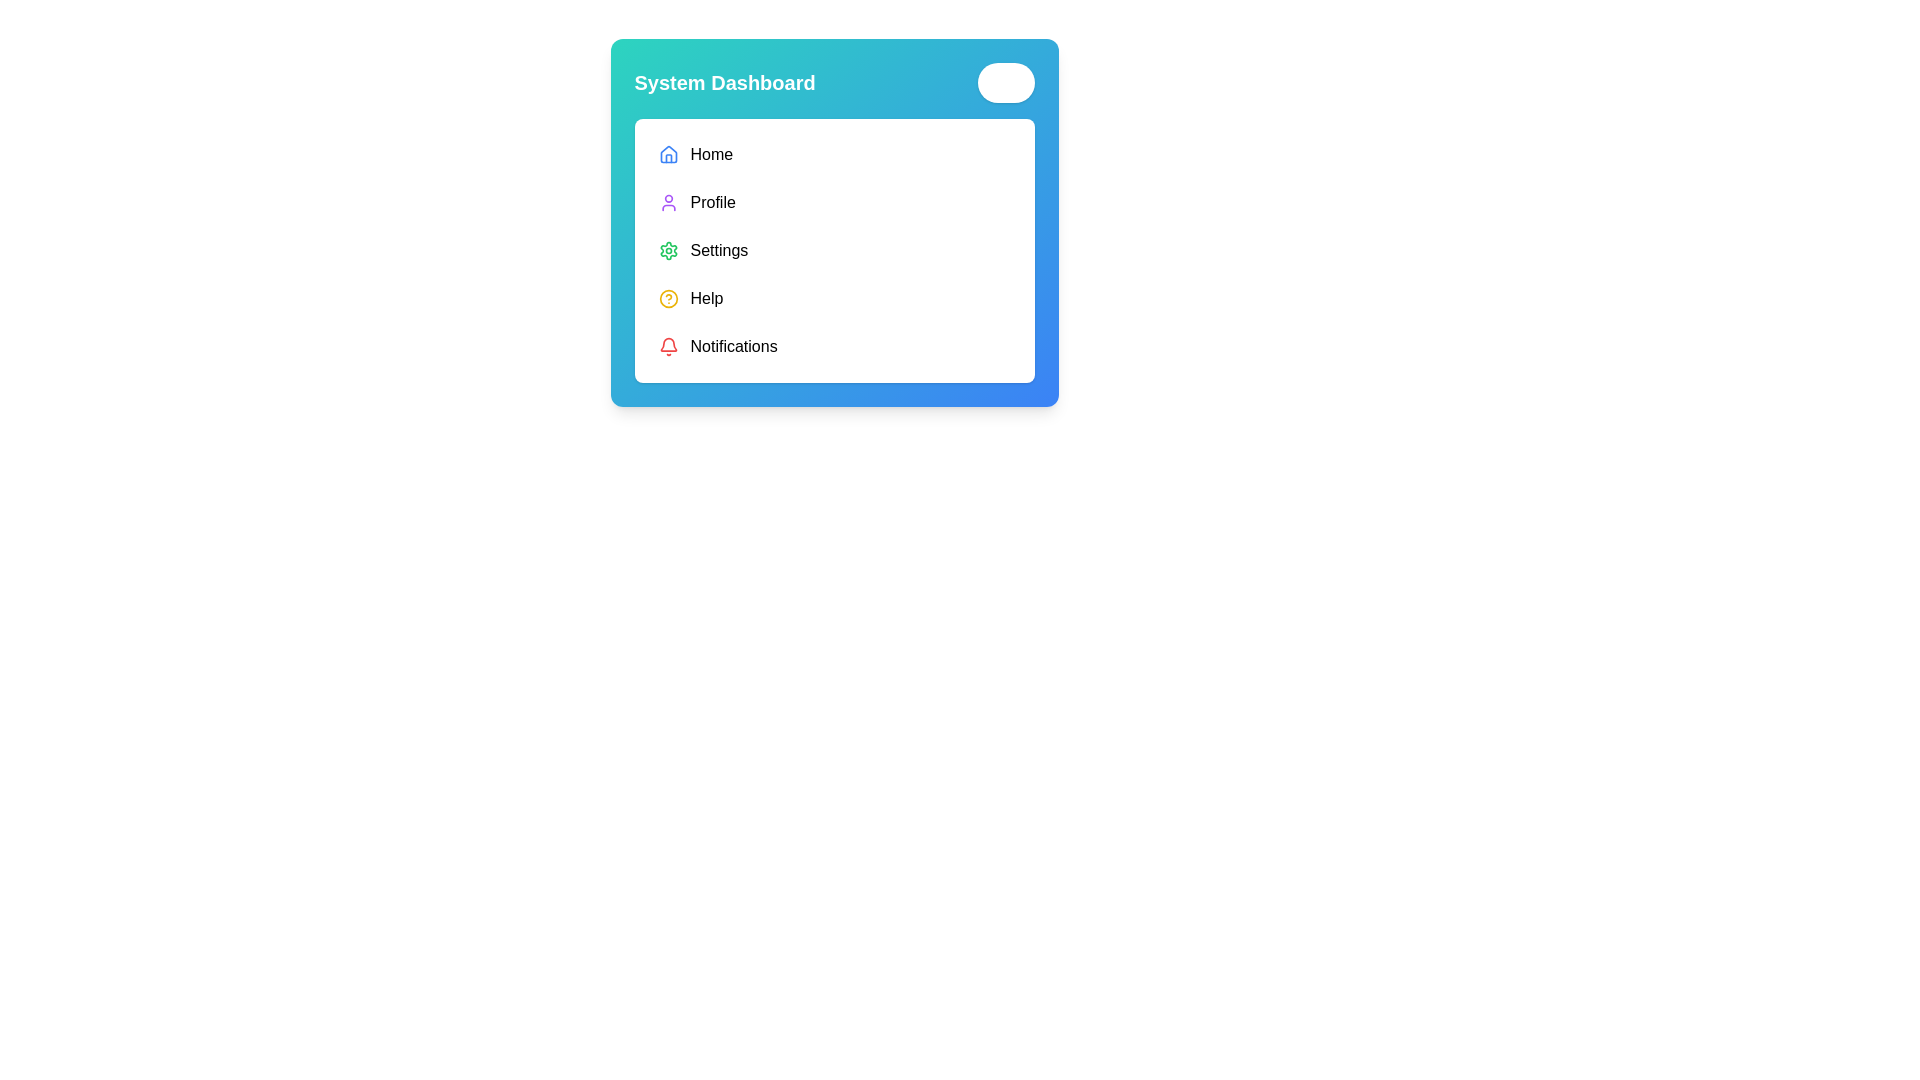 The height and width of the screenshot is (1080, 1920). I want to click on the yellow circular 'Help' icon, which serves as a decorative and informational element among other similar icons arranged vertically, so click(668, 299).